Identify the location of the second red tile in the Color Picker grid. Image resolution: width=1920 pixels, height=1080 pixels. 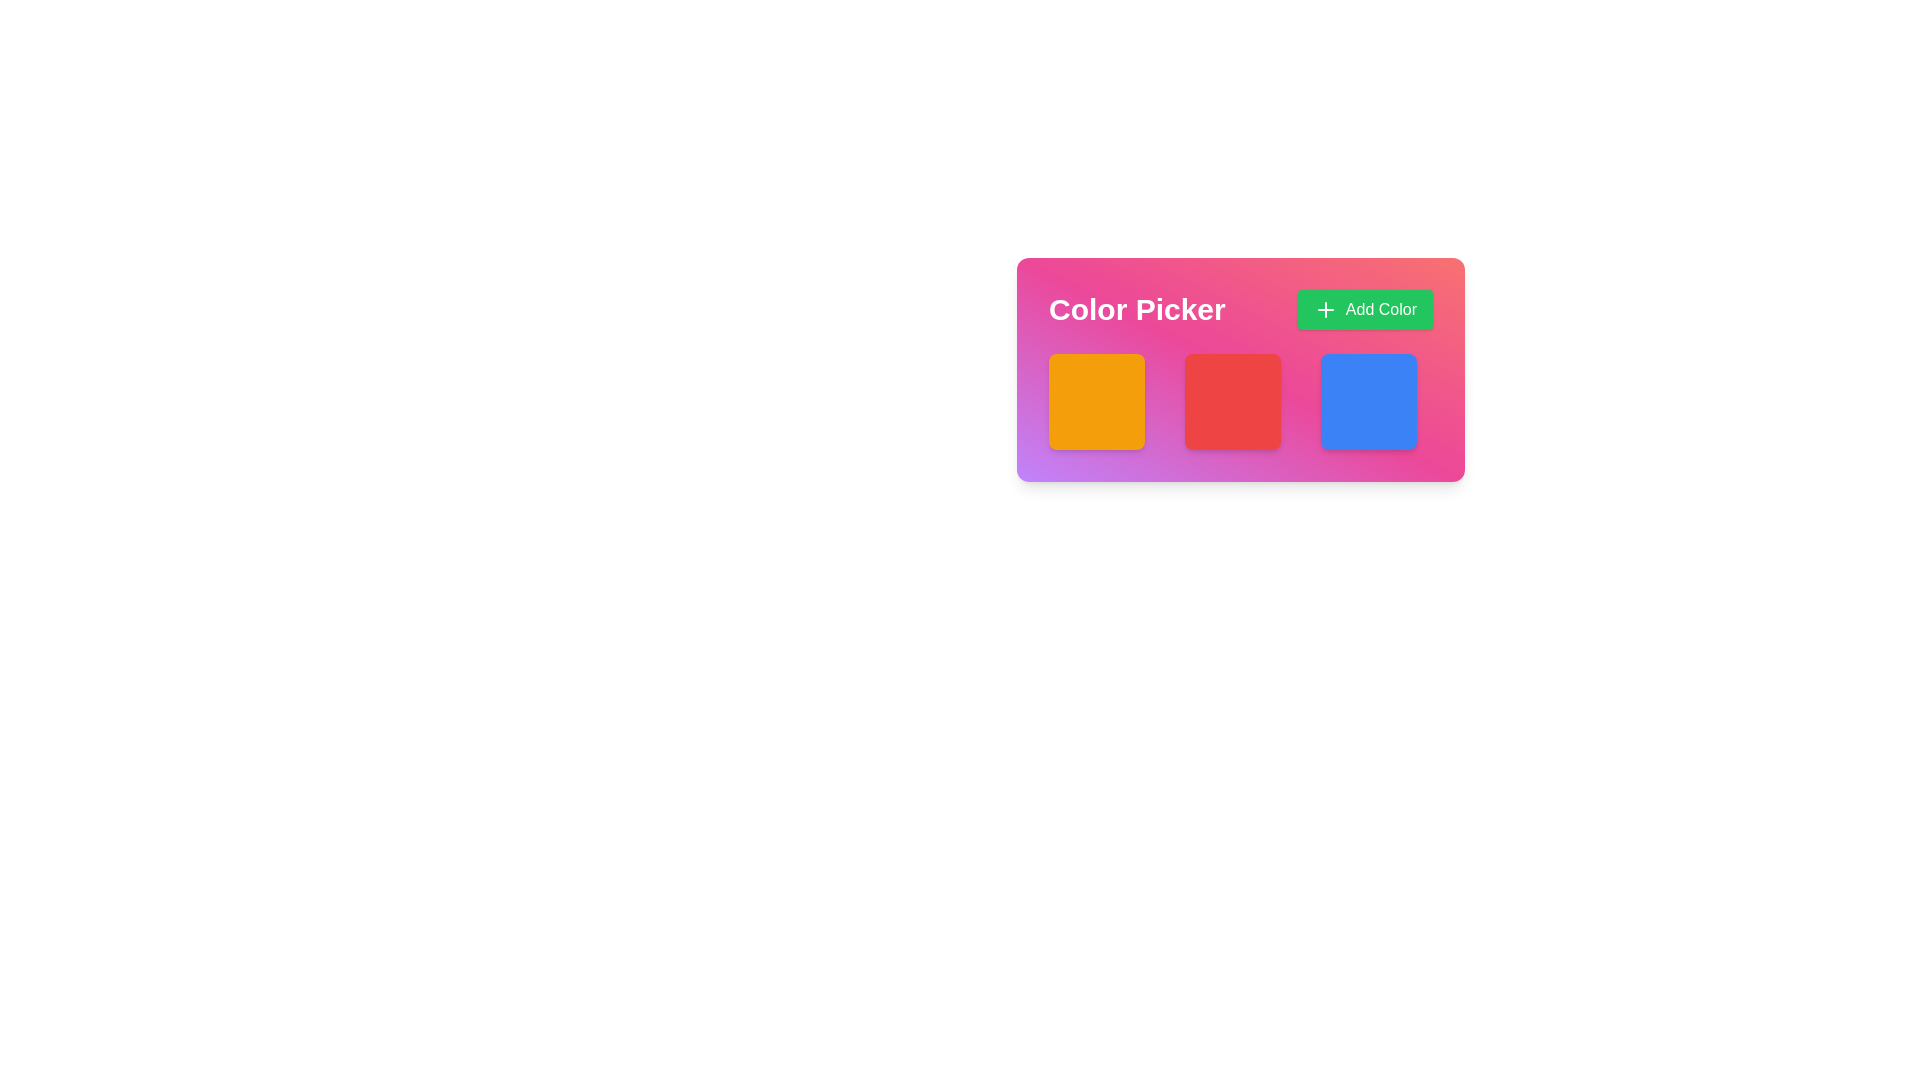
(1240, 401).